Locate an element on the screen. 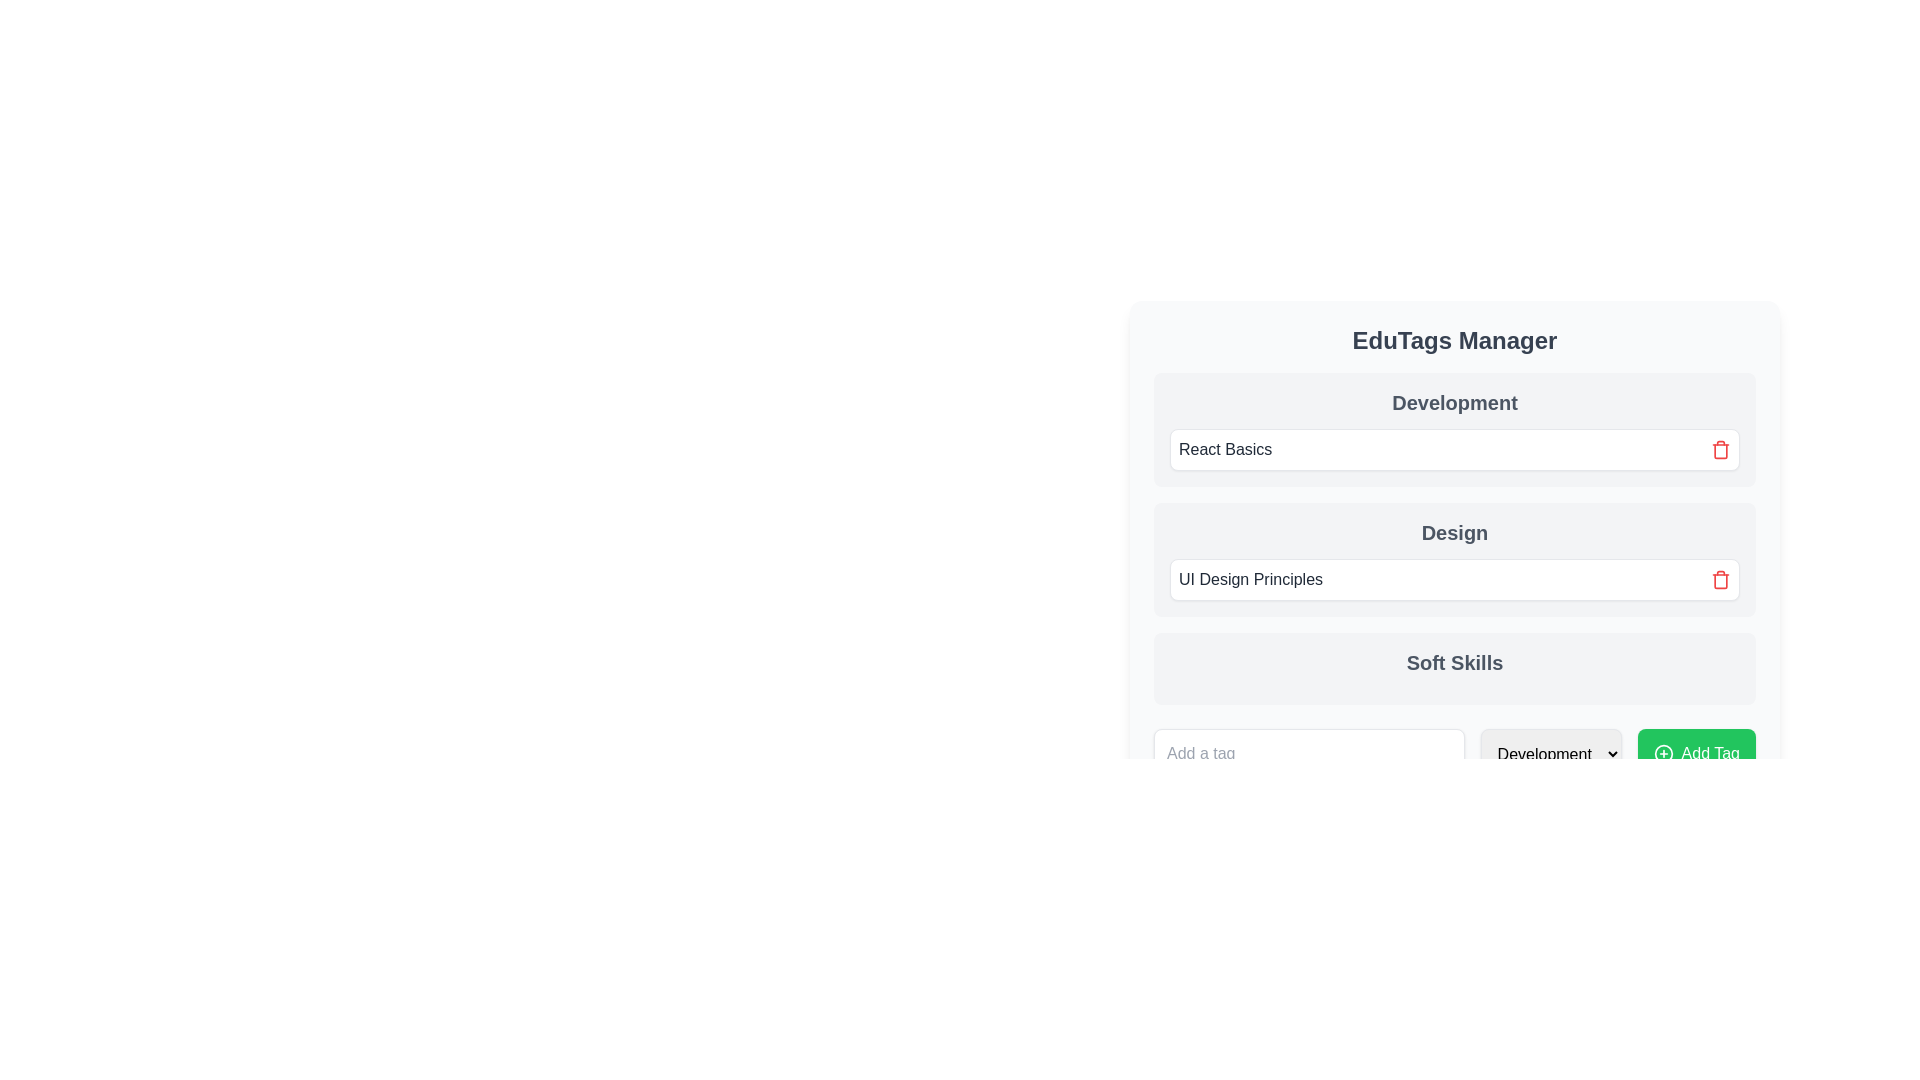 Image resolution: width=1920 pixels, height=1080 pixels. the circular green icon with a plus sign located to the left of the 'Add Tag' text to initiate the add tag process is located at coordinates (1663, 753).